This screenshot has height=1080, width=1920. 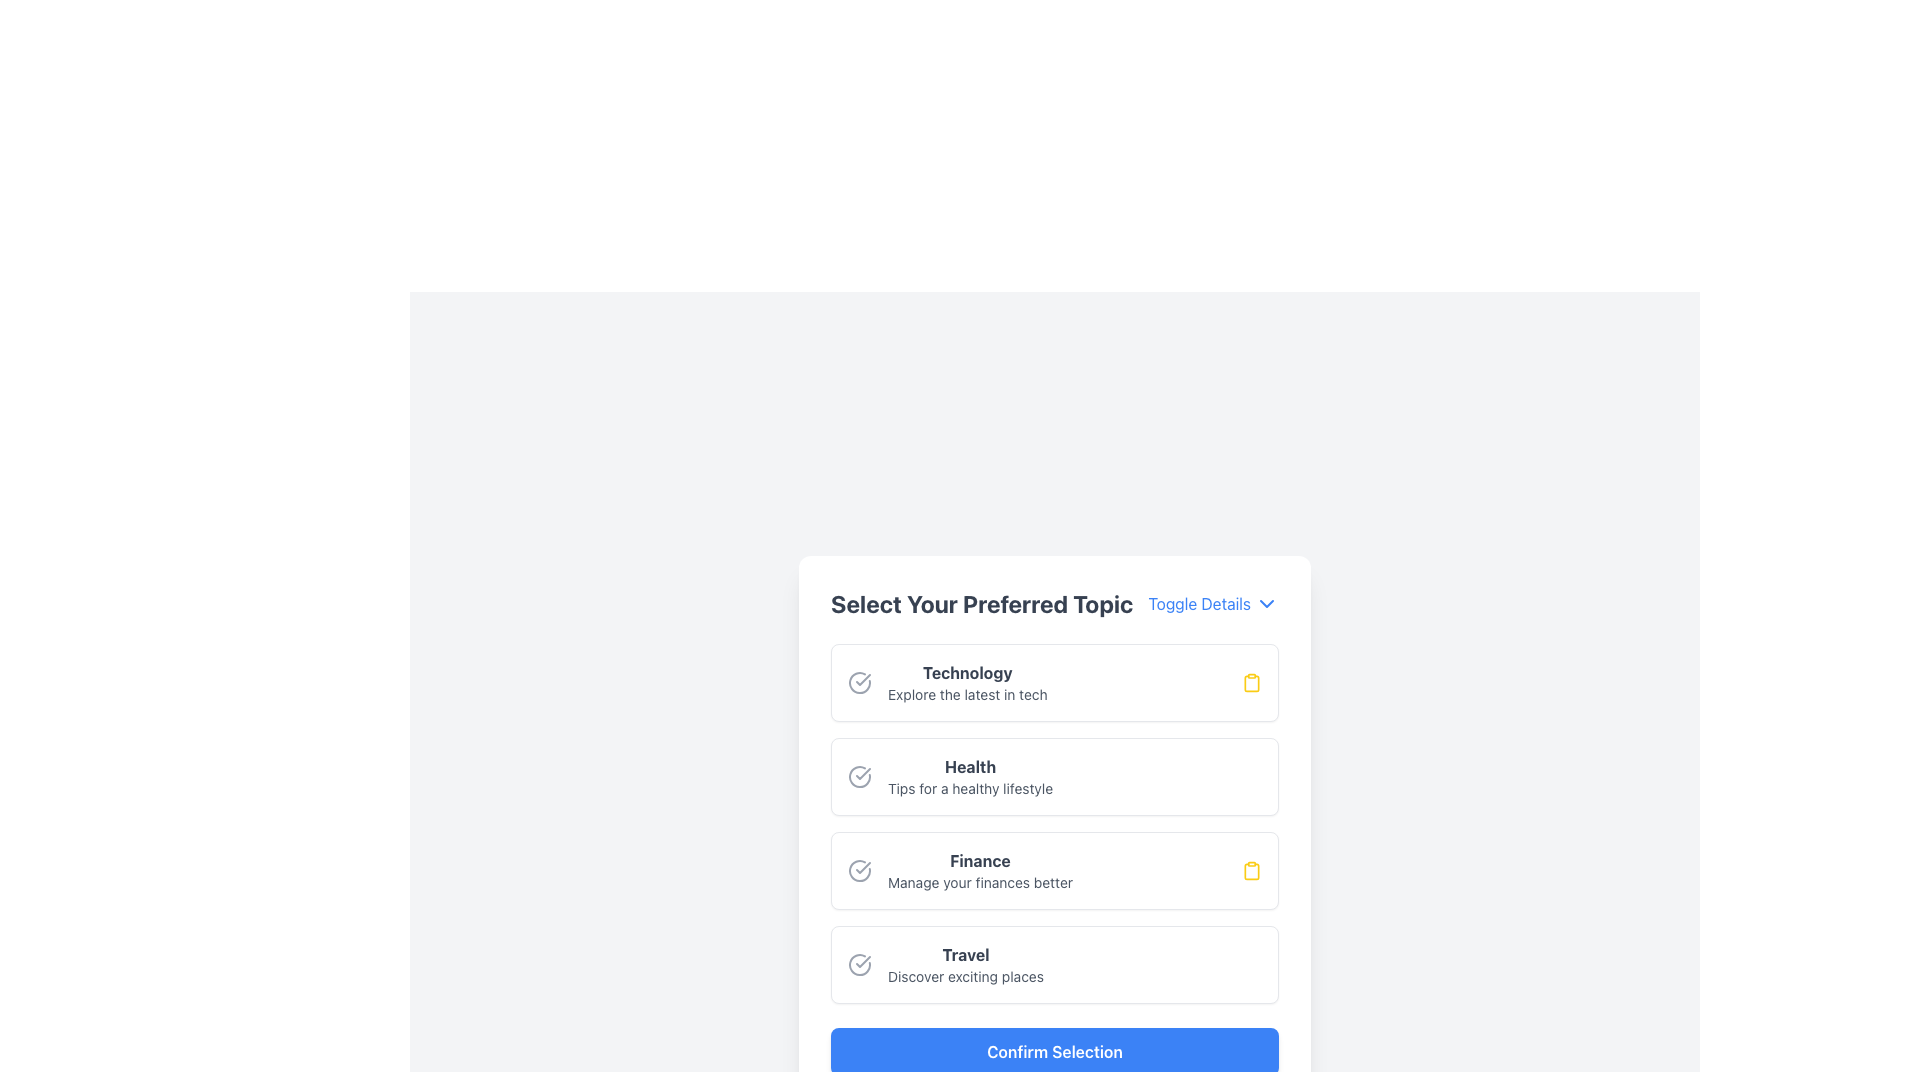 What do you see at coordinates (949, 775) in the screenshot?
I see `the List item with a stylized check icon and text 'Health' within the second card under 'Select Your Preferred Topic' for context menu options` at bounding box center [949, 775].